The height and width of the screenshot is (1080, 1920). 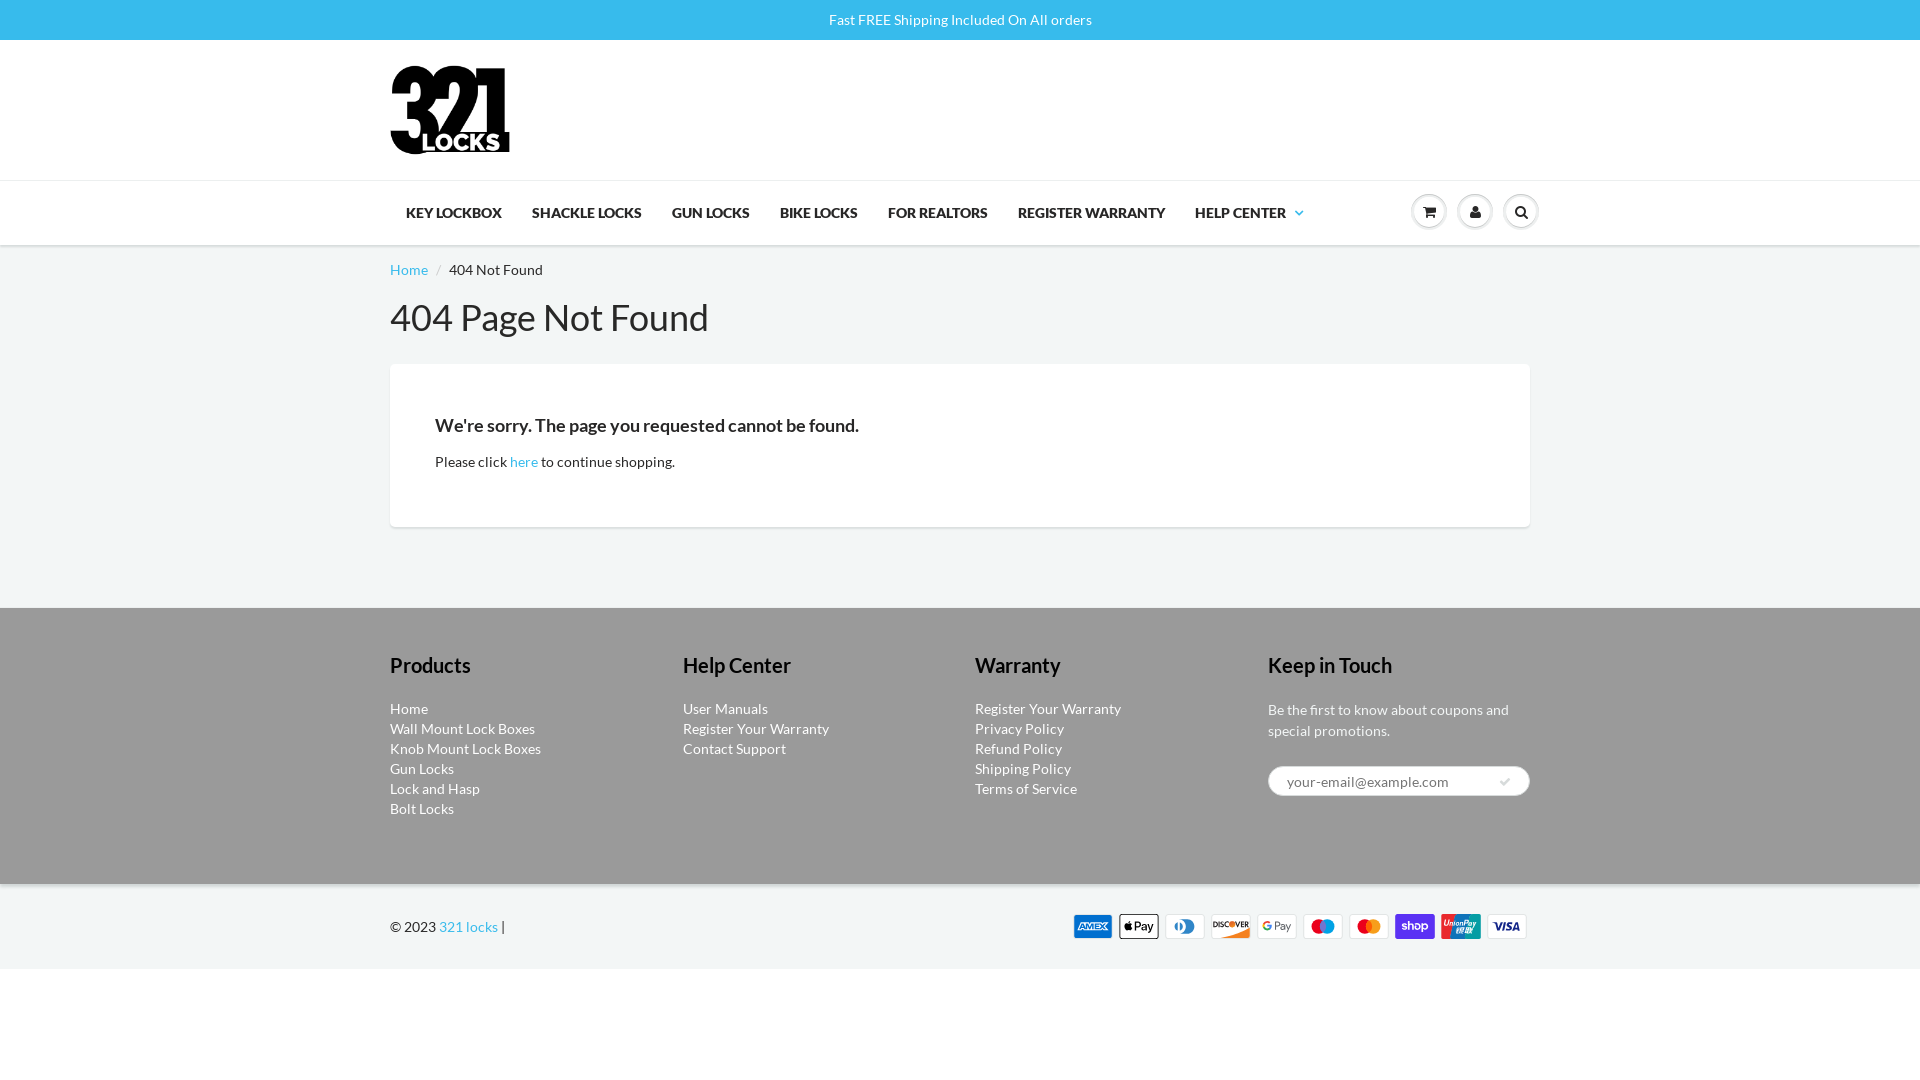 I want to click on 'Bolt Locks', so click(x=421, y=807).